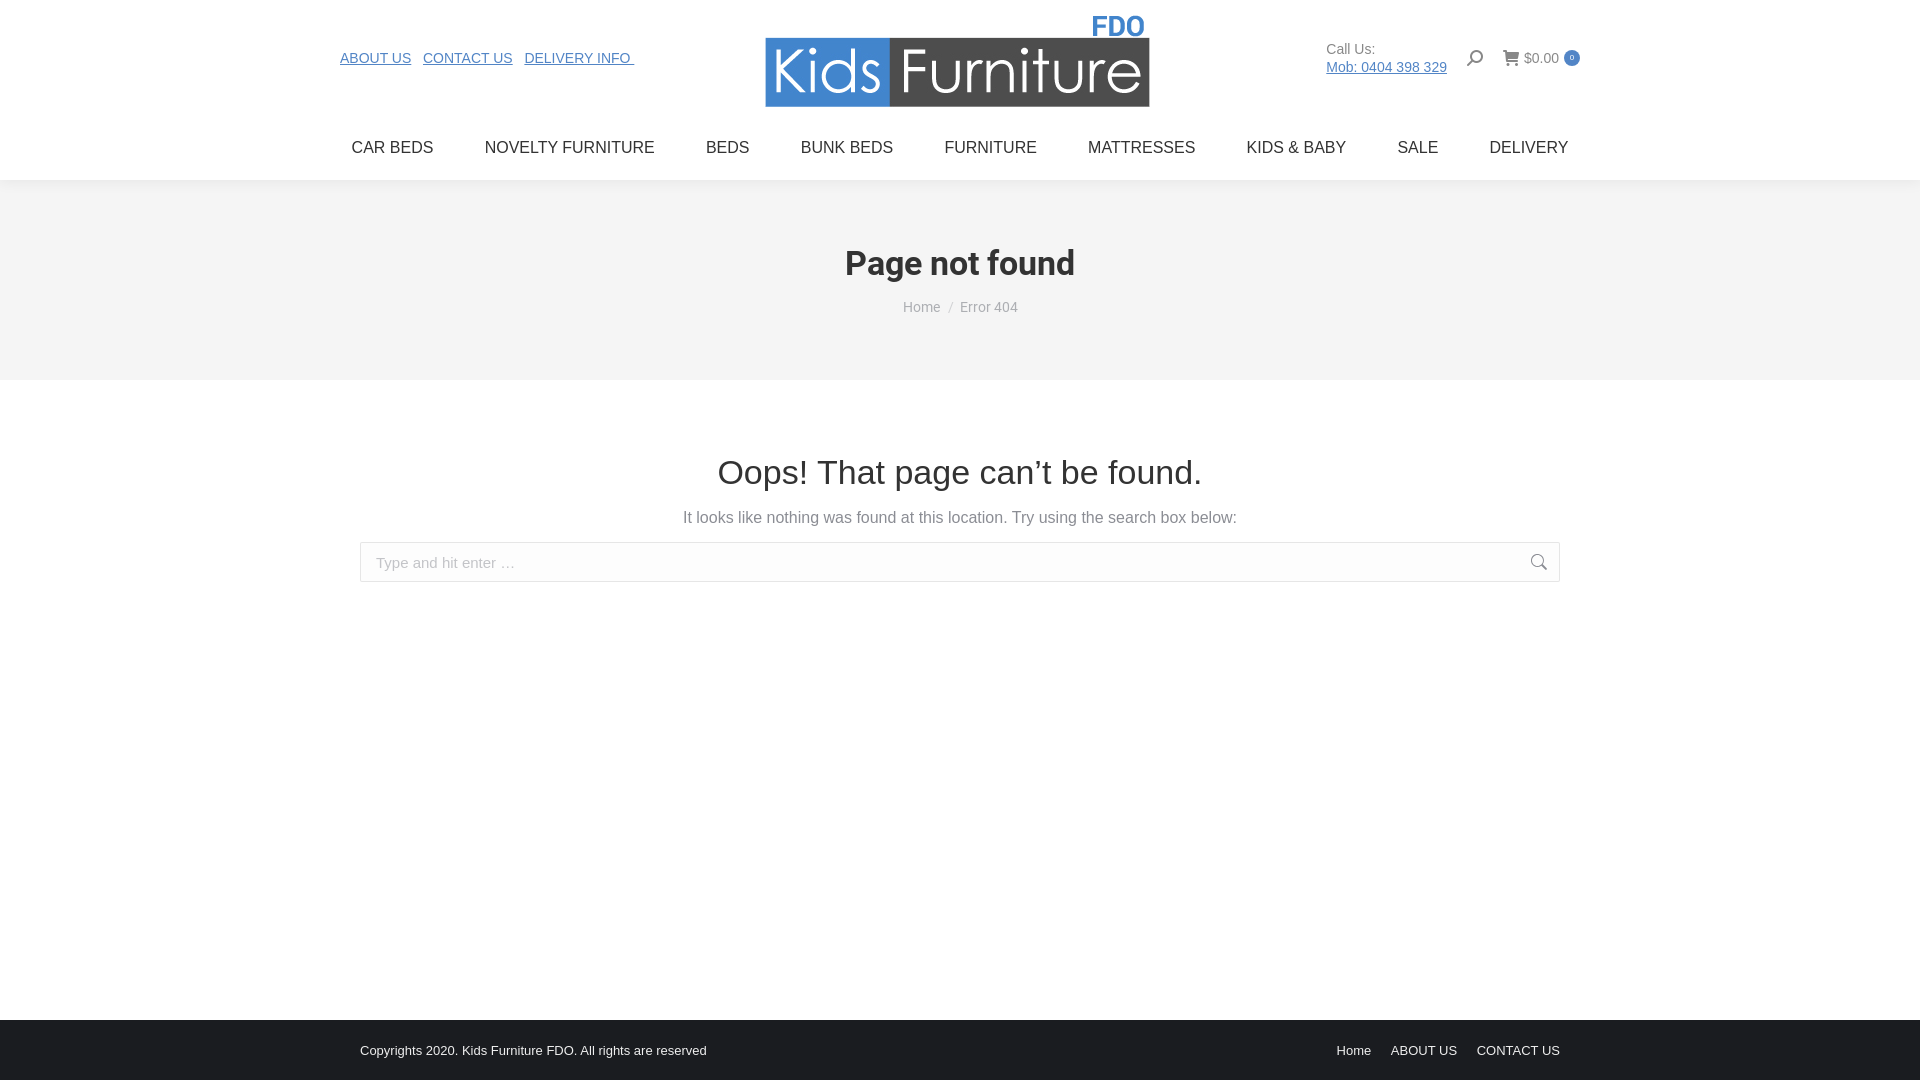 This screenshot has height=1080, width=1920. Describe the element at coordinates (1354, 1049) in the screenshot. I see `'Home'` at that location.